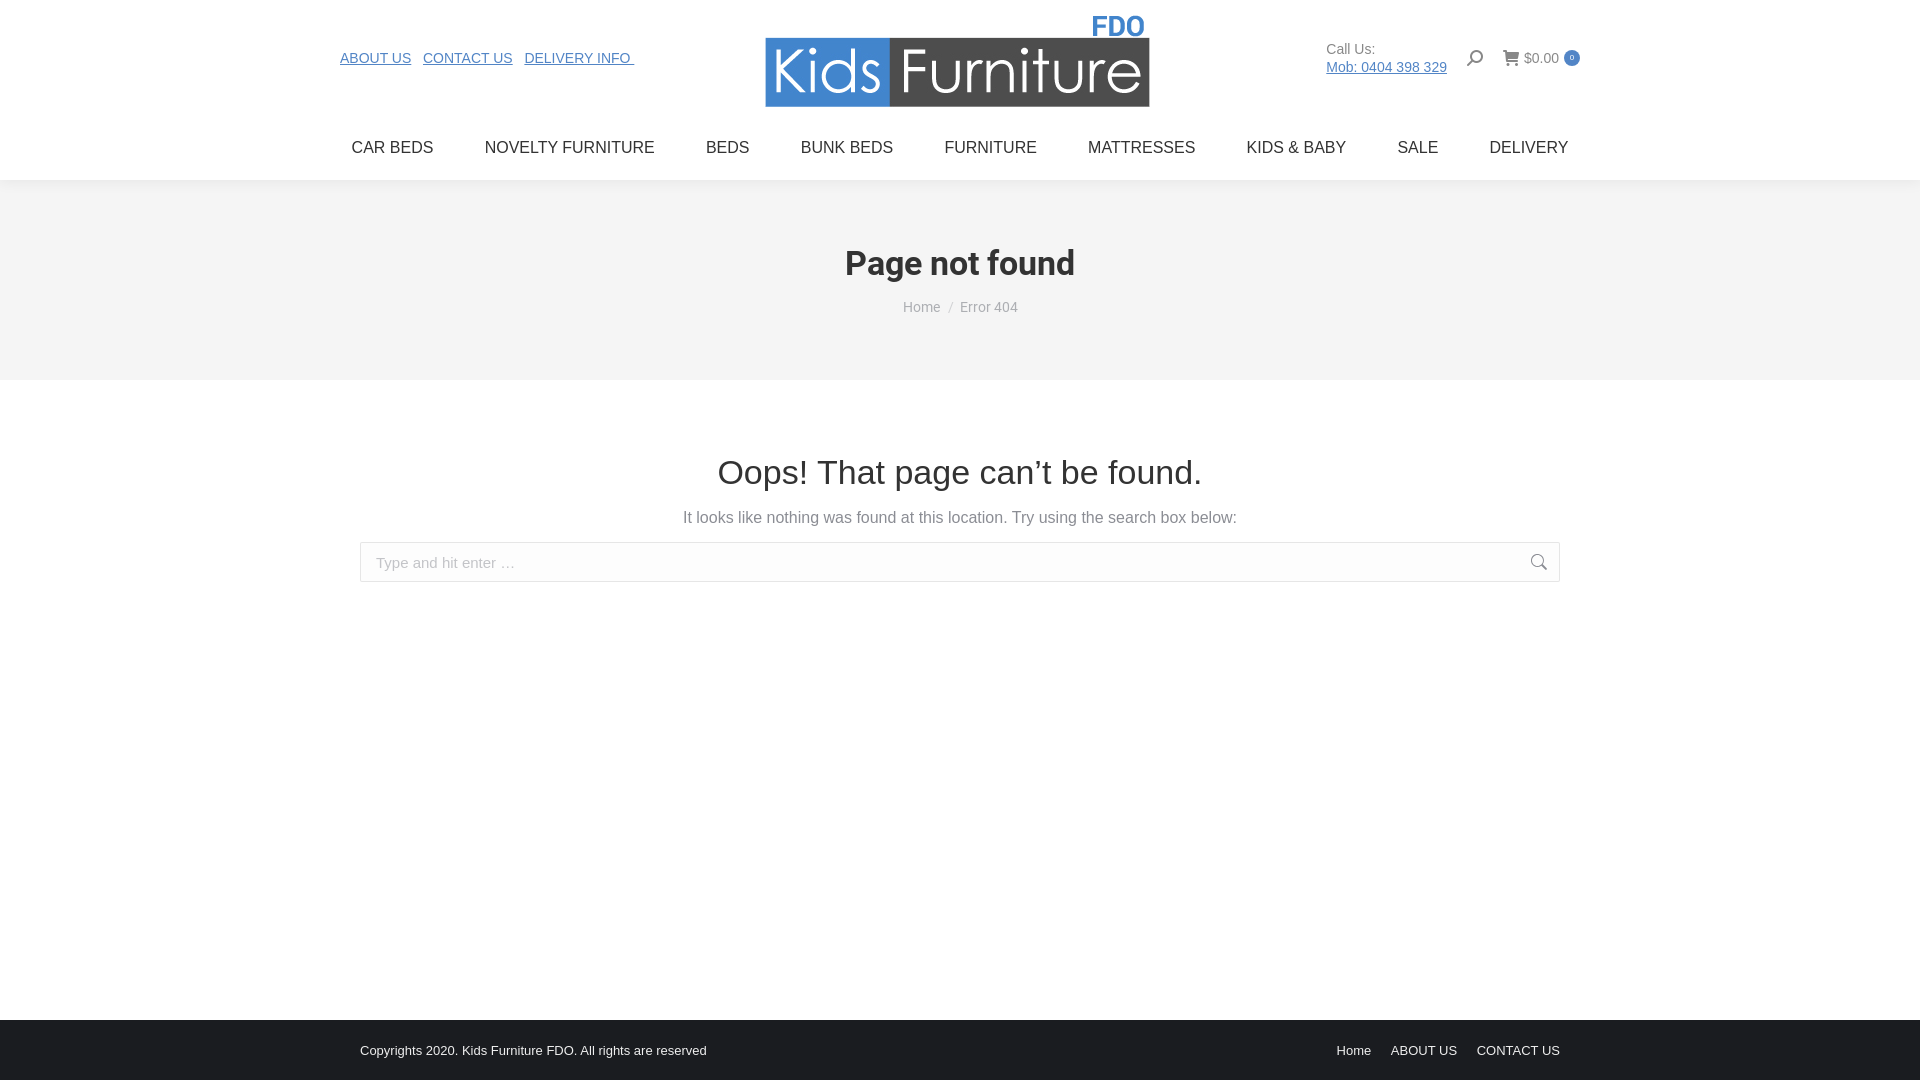 This screenshot has height=1080, width=1920. Describe the element at coordinates (1354, 1049) in the screenshot. I see `'Home'` at that location.